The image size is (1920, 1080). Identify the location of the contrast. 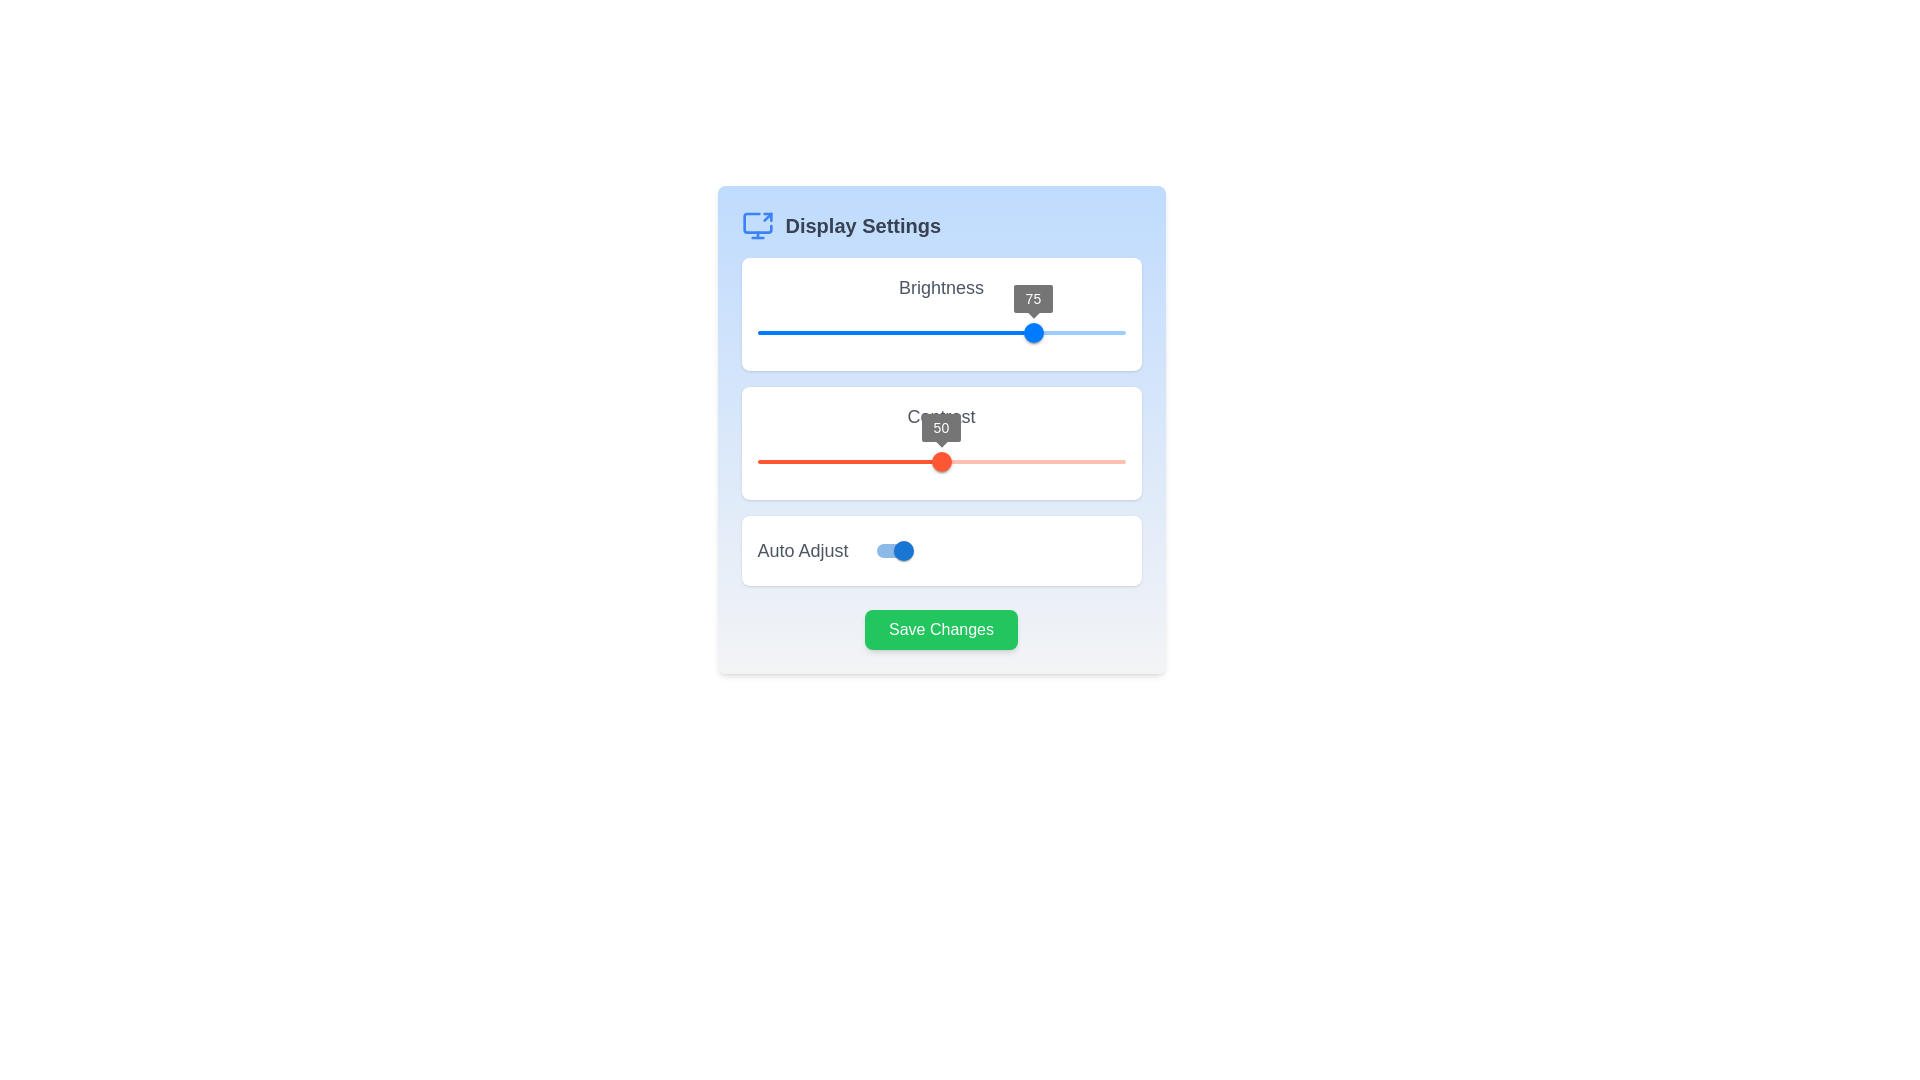
(864, 462).